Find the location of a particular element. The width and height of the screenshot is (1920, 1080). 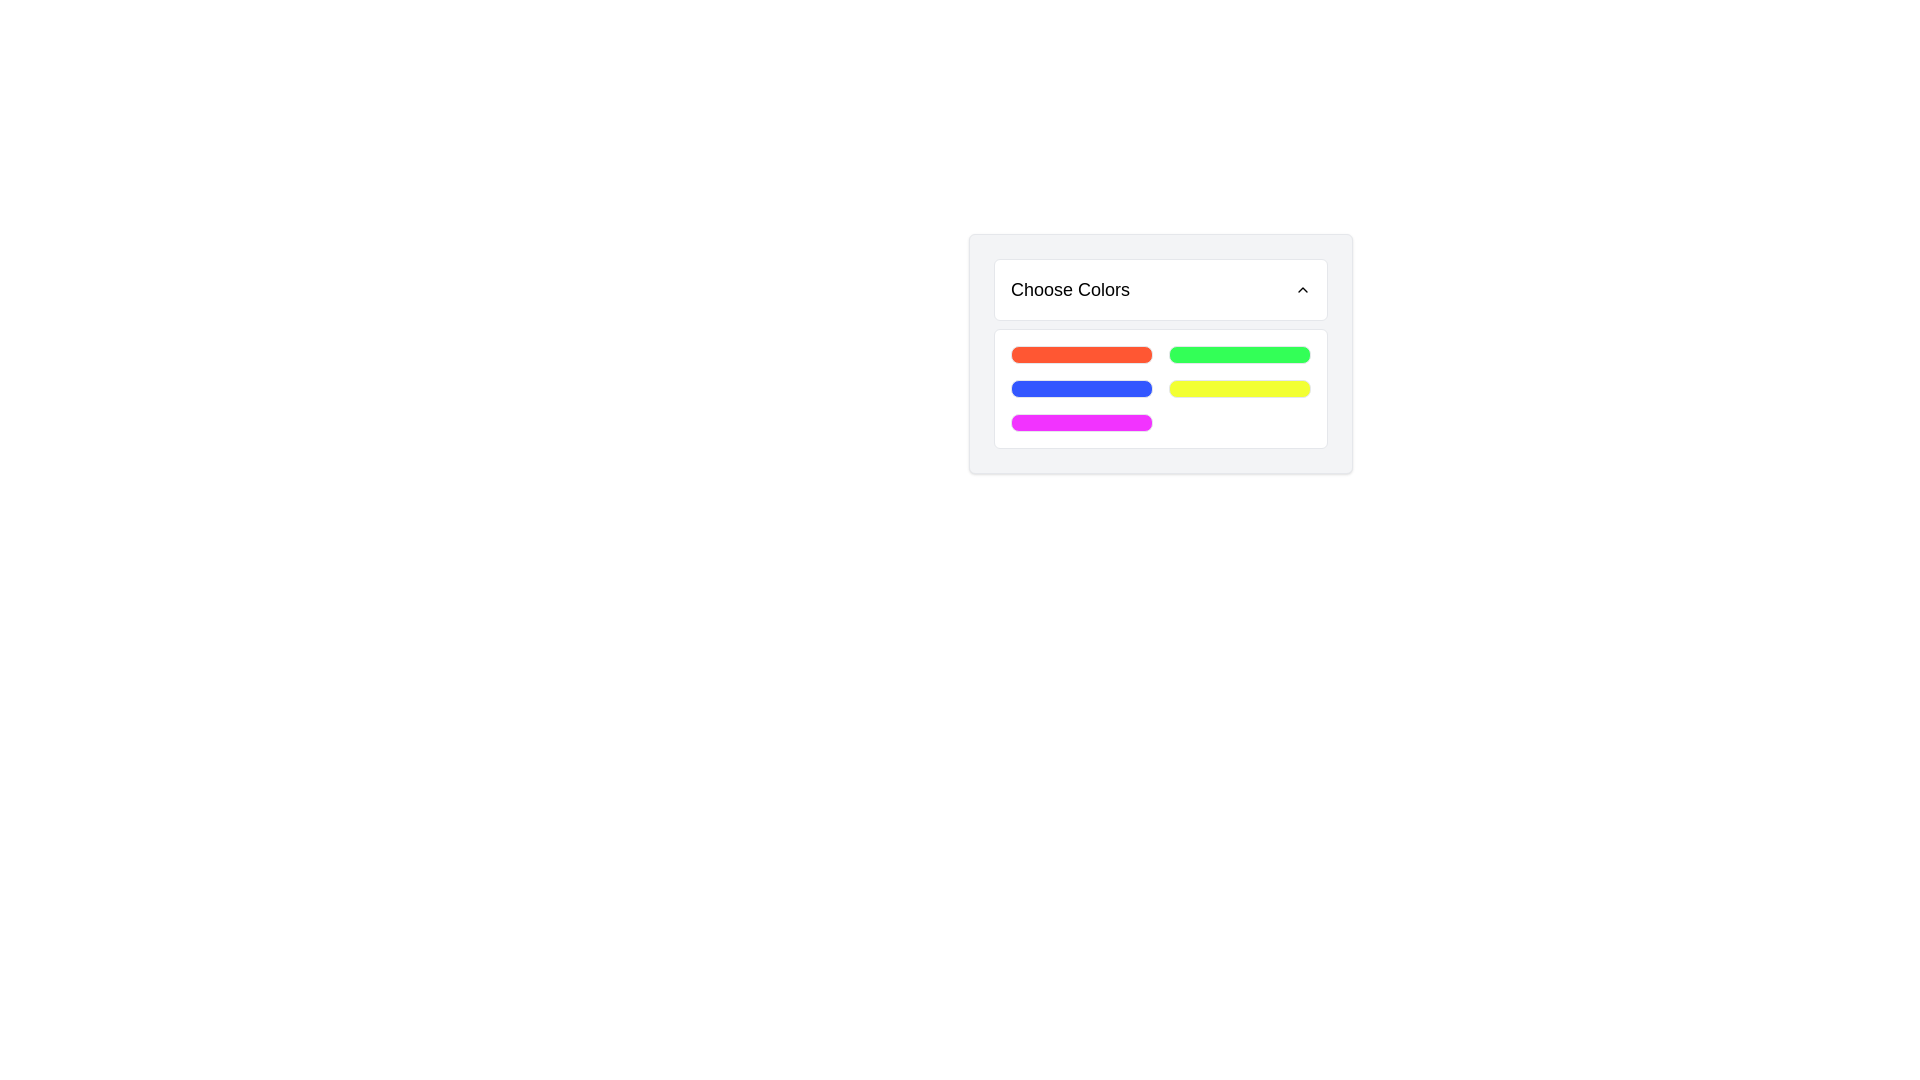

the small, vibrant pink rectangular UI component with rounded corners located in the bottom-left corner of the 2x4 grid is located at coordinates (1080, 422).